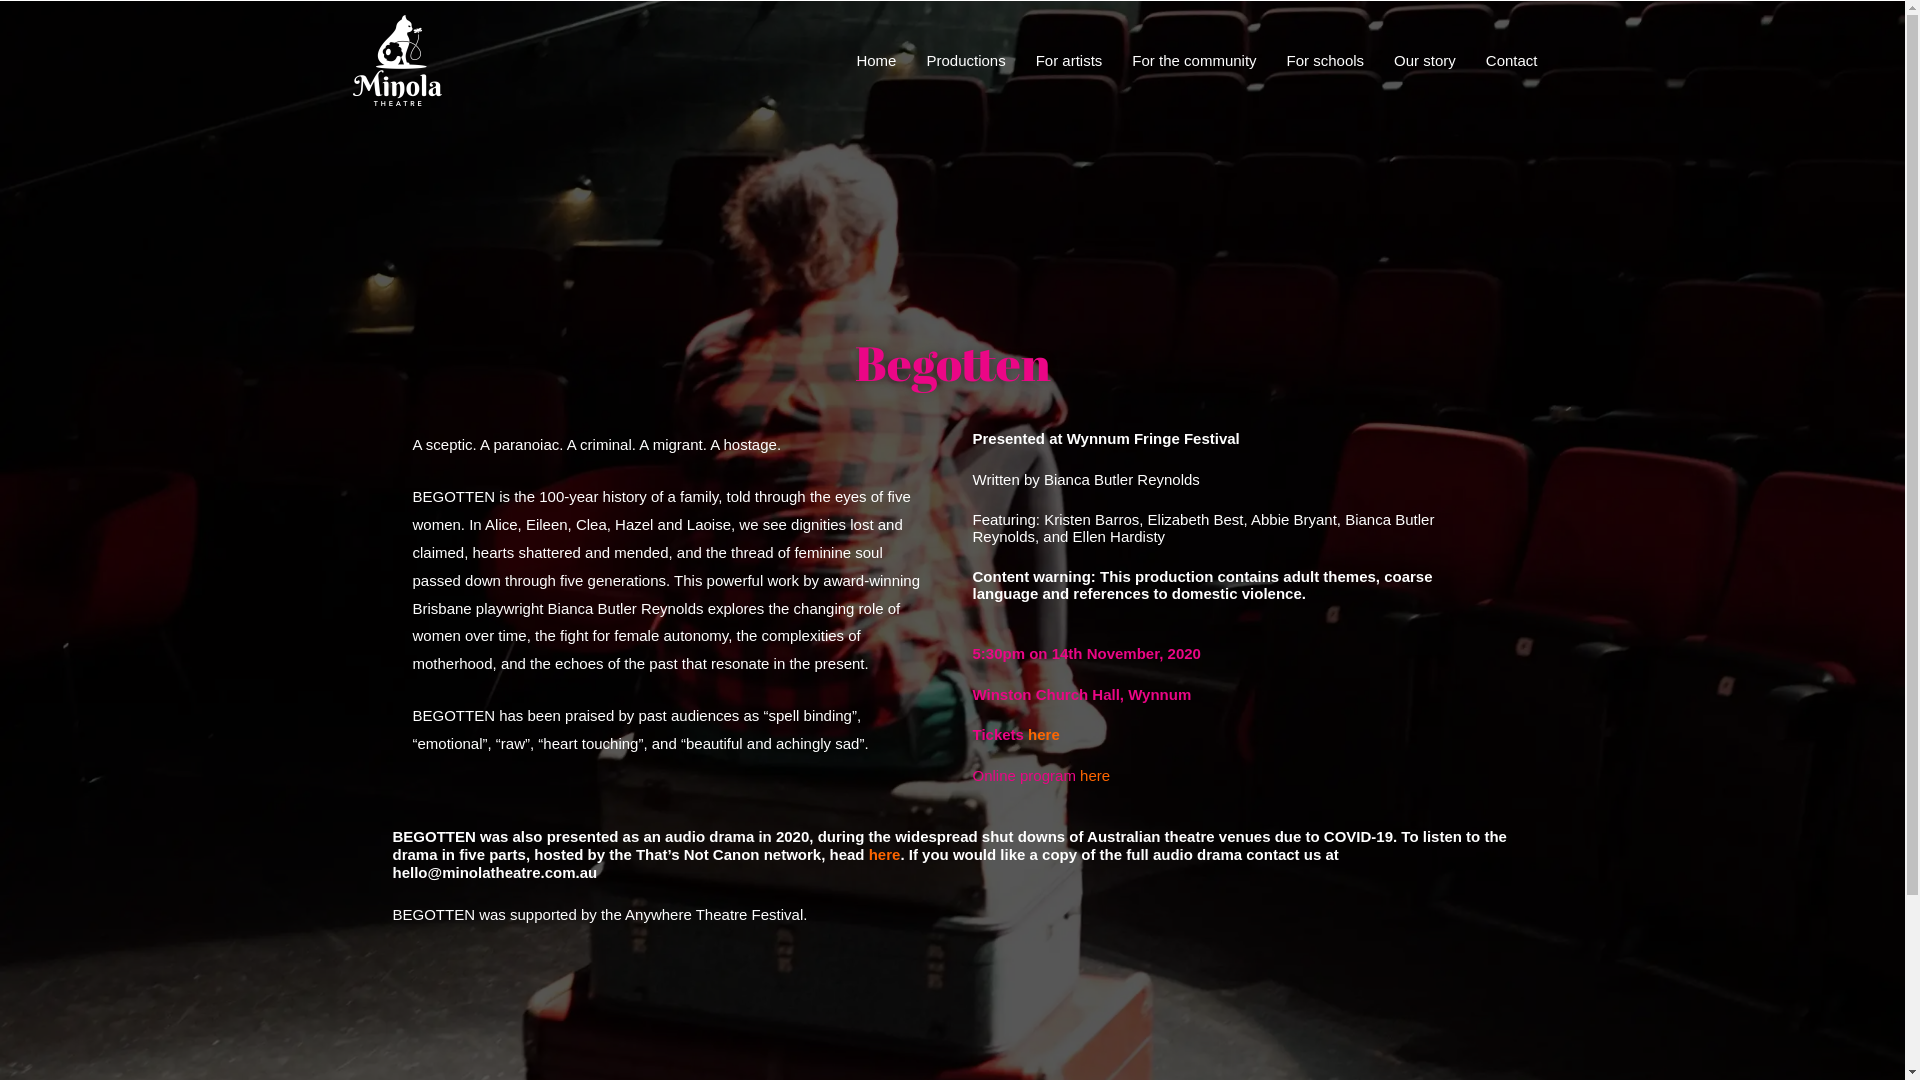 The height and width of the screenshot is (1080, 1920). I want to click on 'Home', so click(840, 59).